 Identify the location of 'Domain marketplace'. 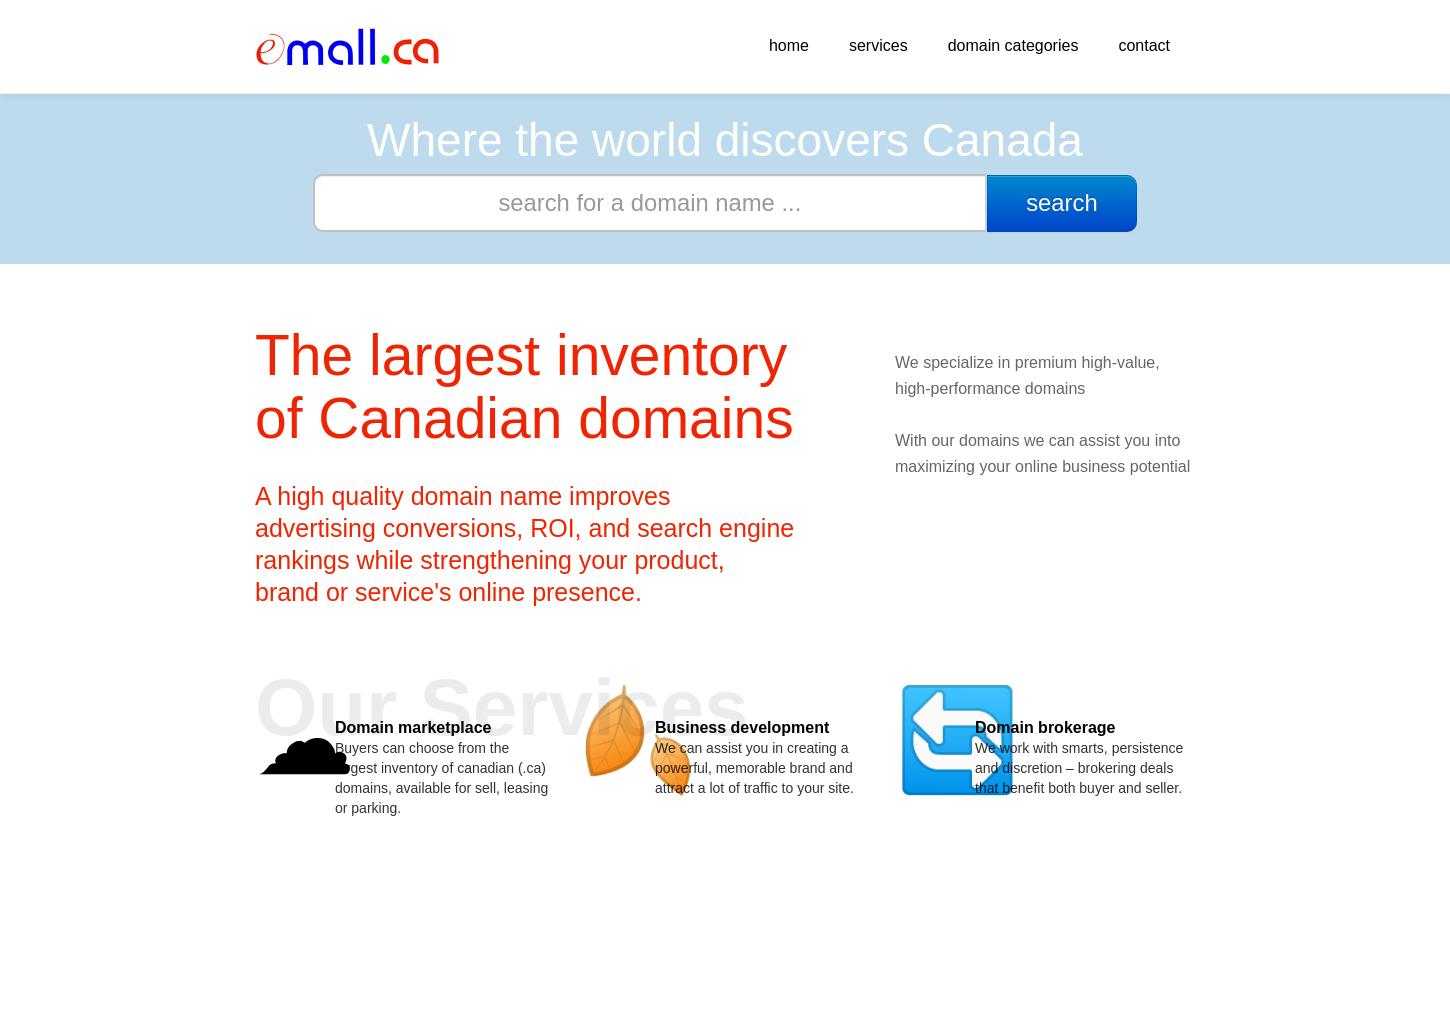
(334, 726).